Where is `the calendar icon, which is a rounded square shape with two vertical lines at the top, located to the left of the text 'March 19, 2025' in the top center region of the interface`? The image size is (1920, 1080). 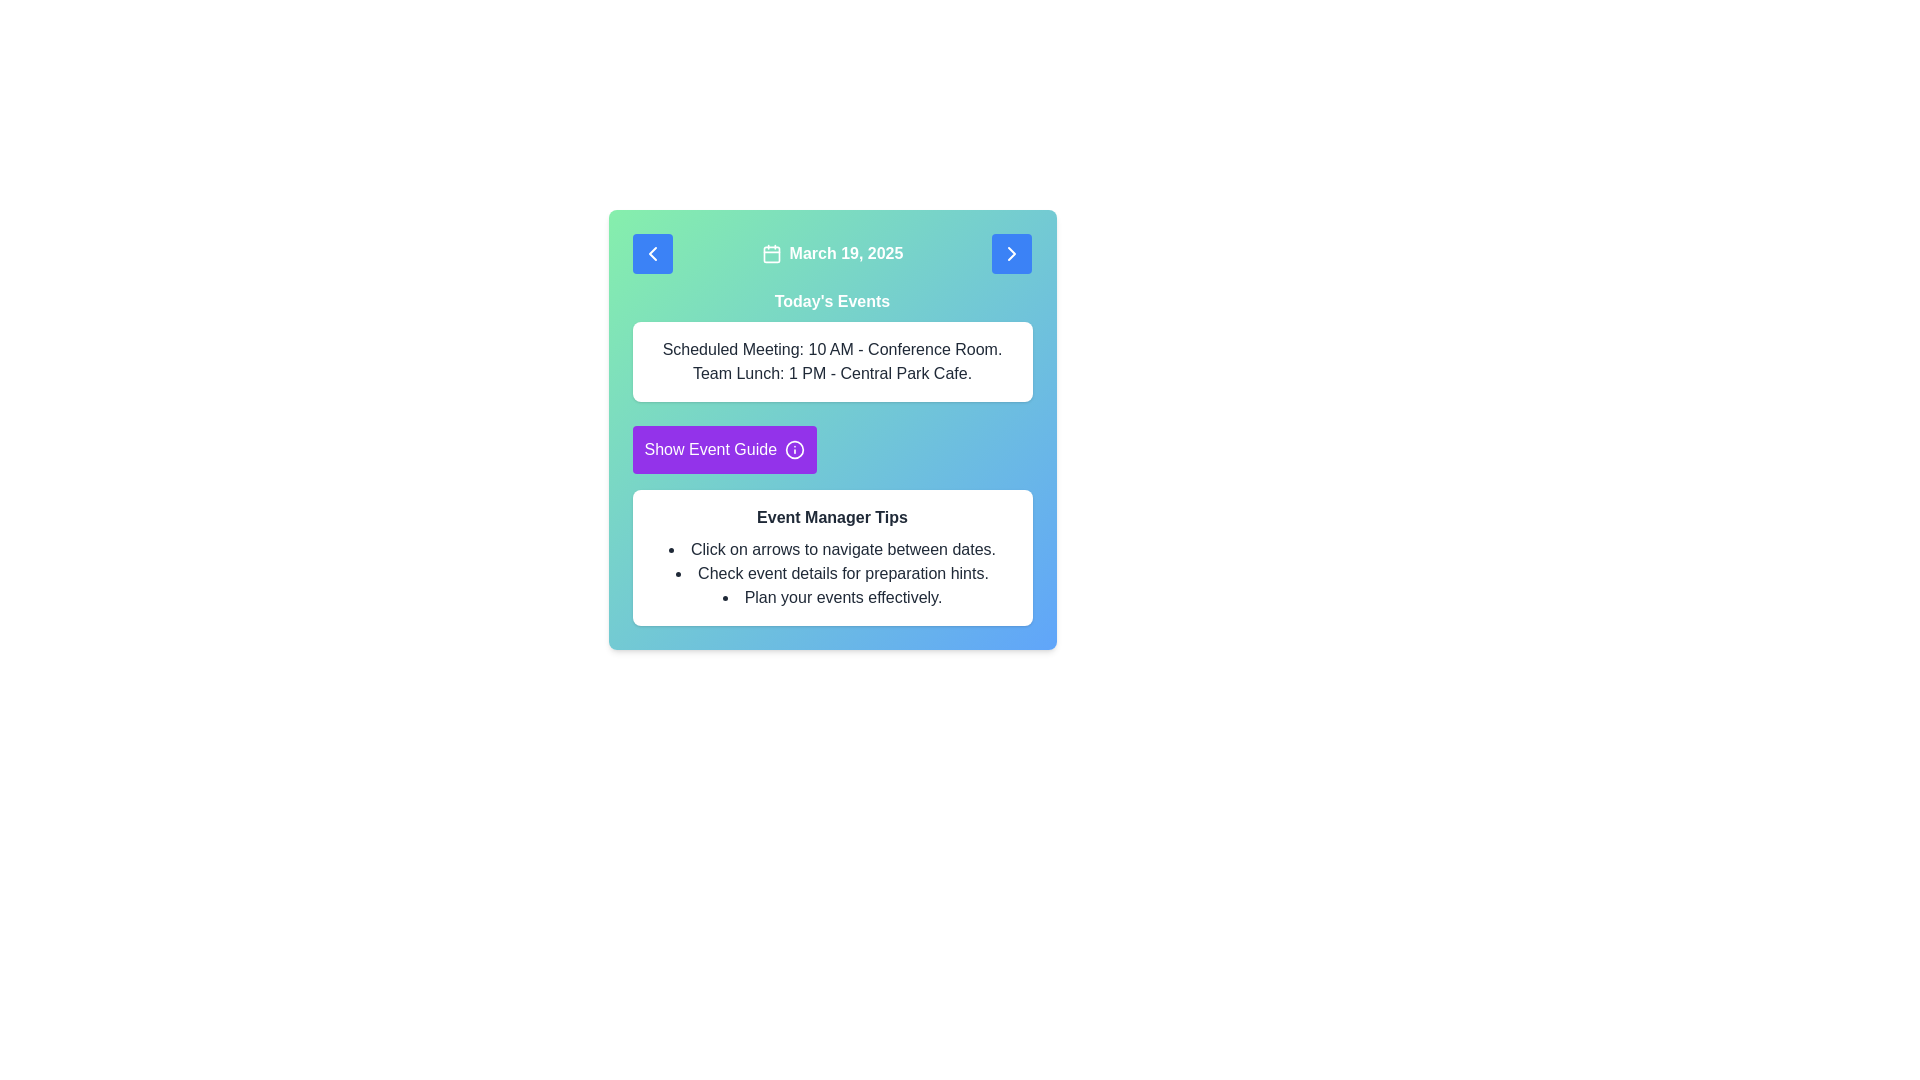 the calendar icon, which is a rounded square shape with two vertical lines at the top, located to the left of the text 'March 19, 2025' in the top center region of the interface is located at coordinates (770, 253).